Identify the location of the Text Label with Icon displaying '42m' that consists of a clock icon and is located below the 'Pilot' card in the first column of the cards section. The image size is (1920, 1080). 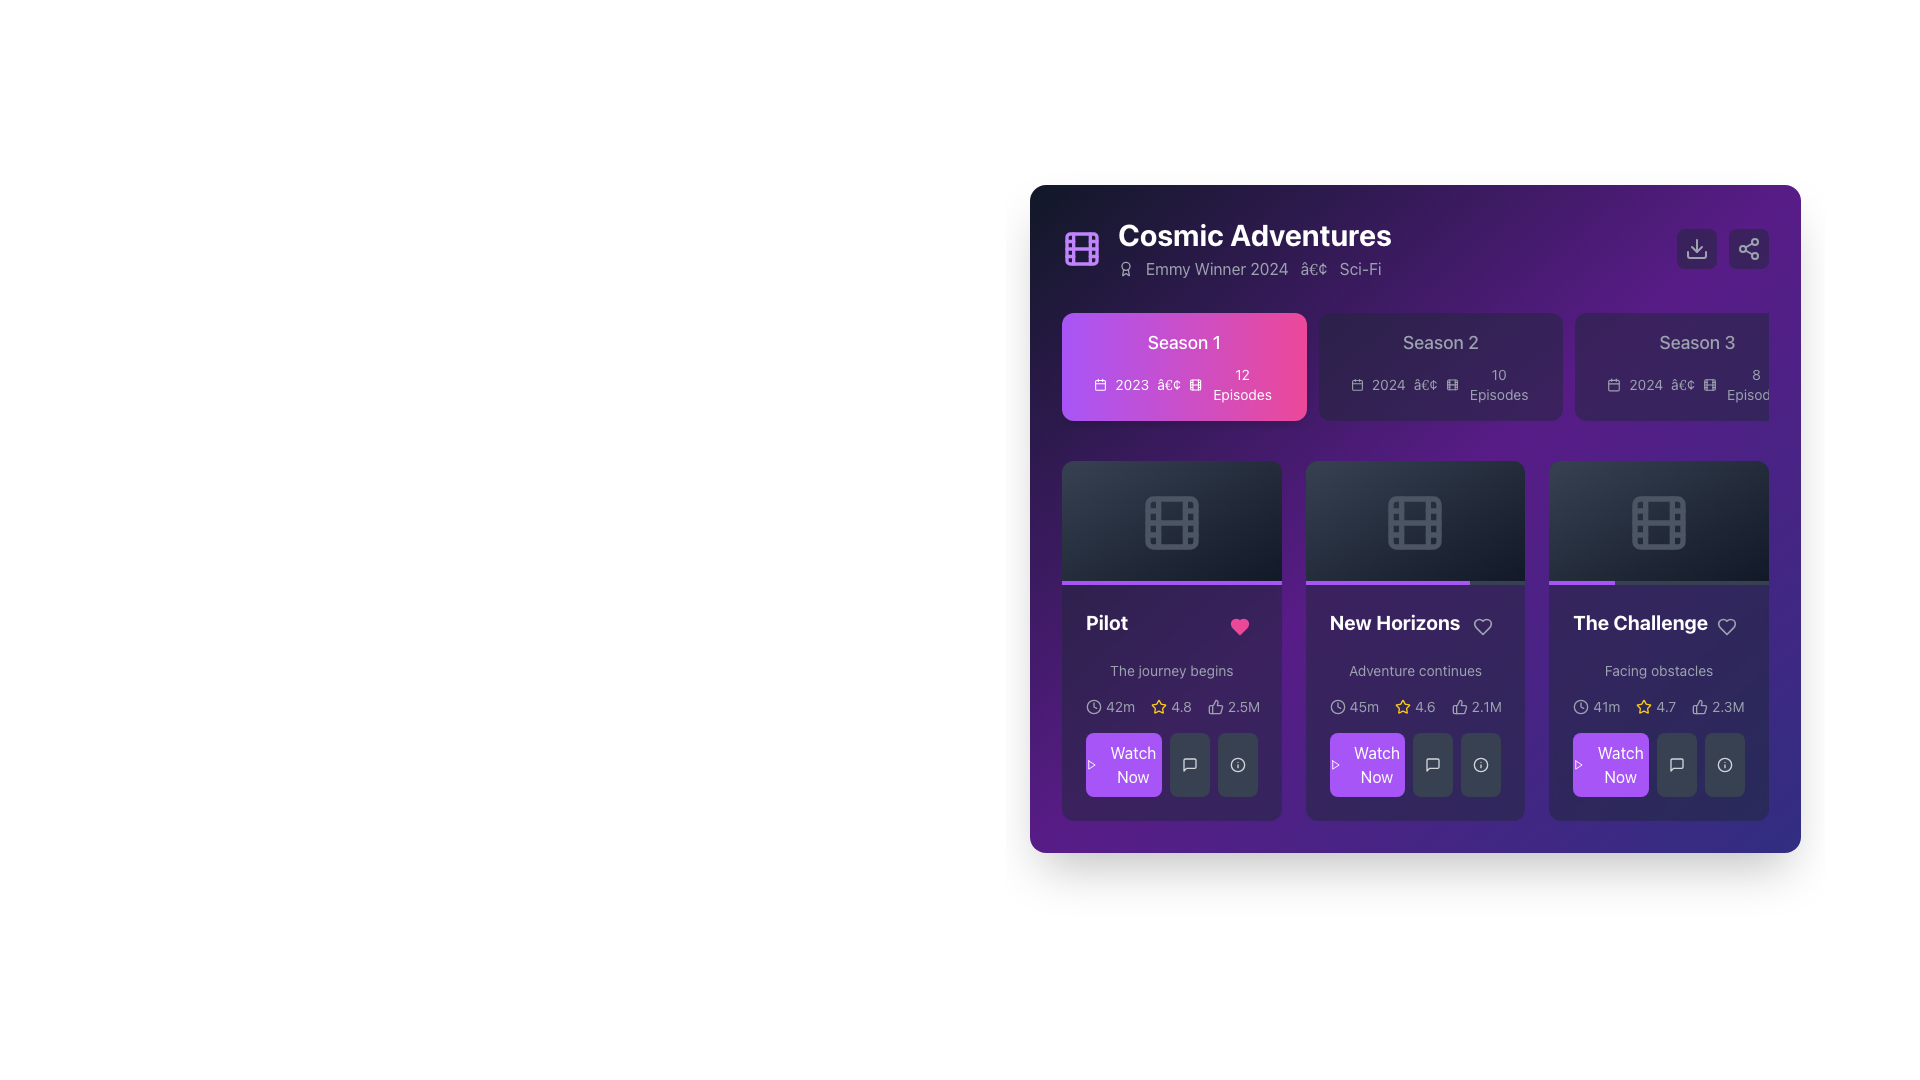
(1109, 705).